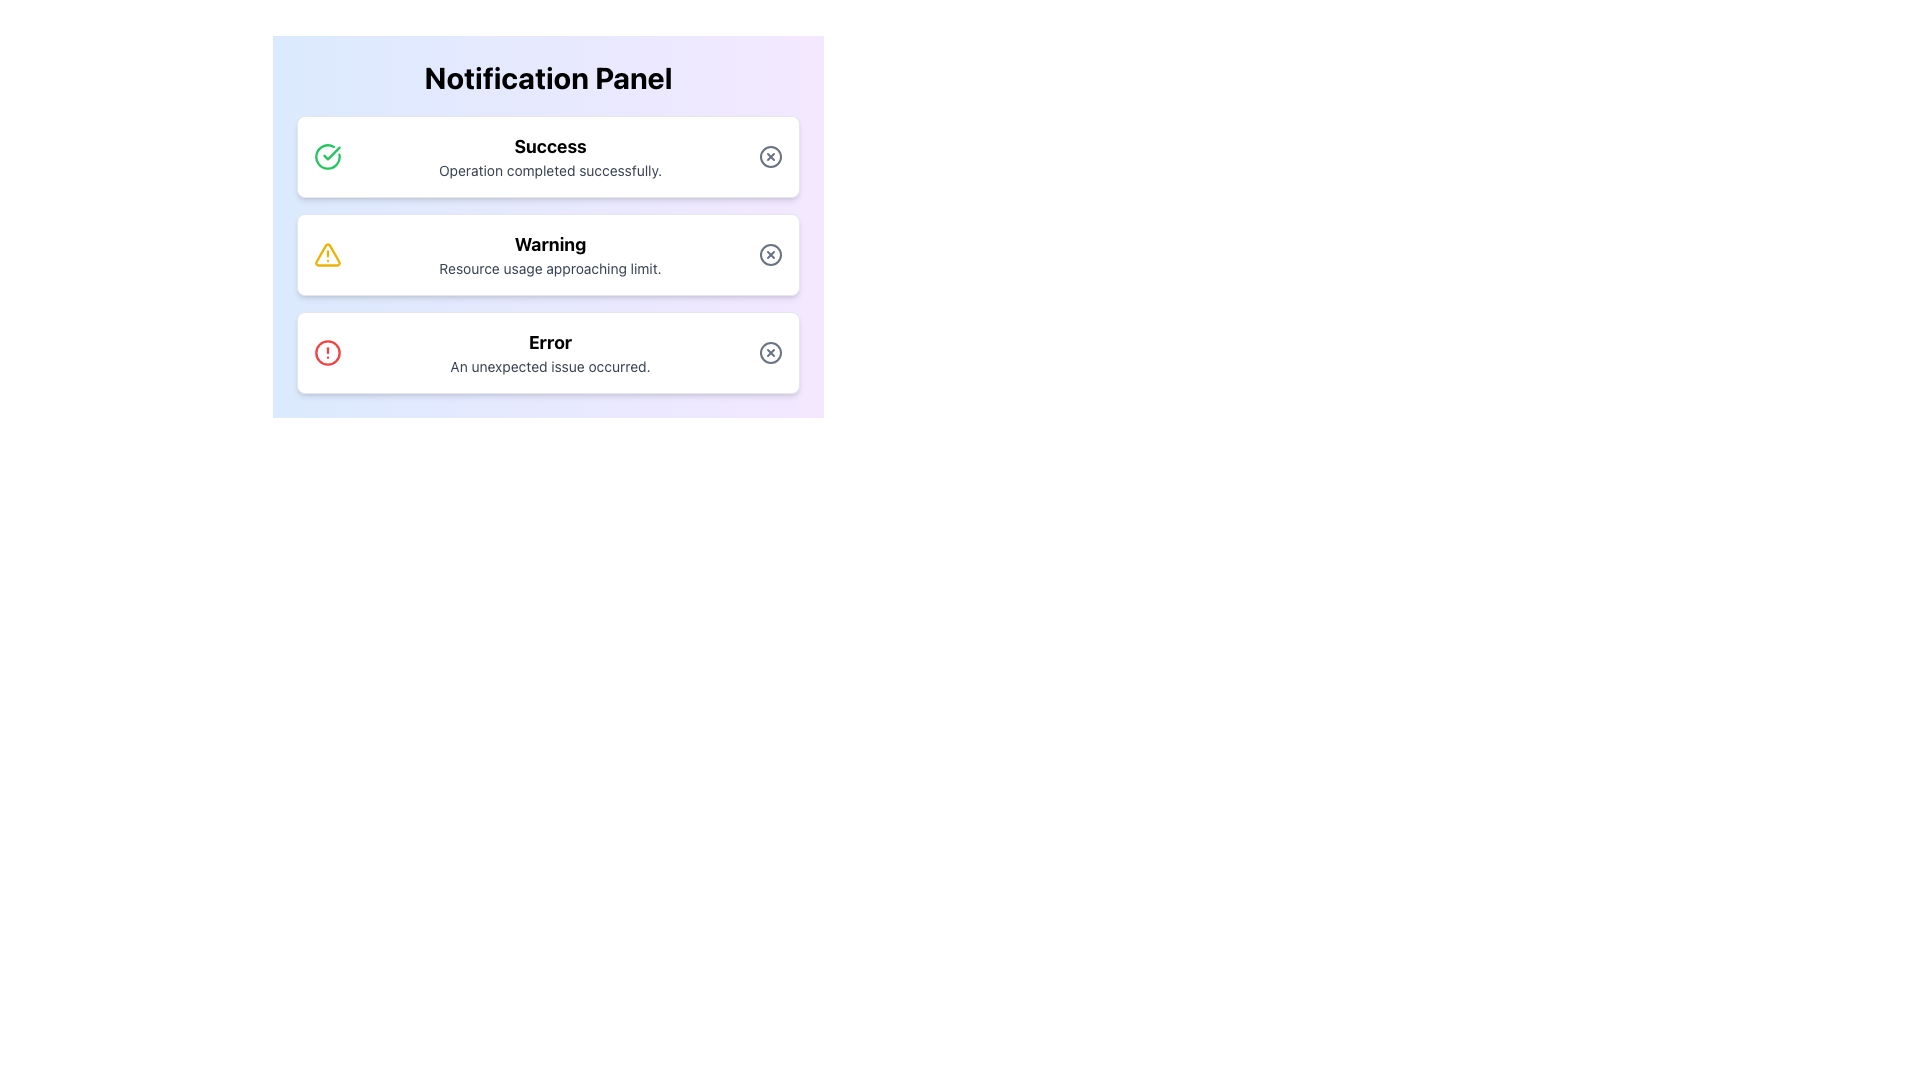 The width and height of the screenshot is (1920, 1080). Describe the element at coordinates (770, 156) in the screenshot. I see `the close button located at the top-right corner of the notification box labeled 'Success'` at that location.